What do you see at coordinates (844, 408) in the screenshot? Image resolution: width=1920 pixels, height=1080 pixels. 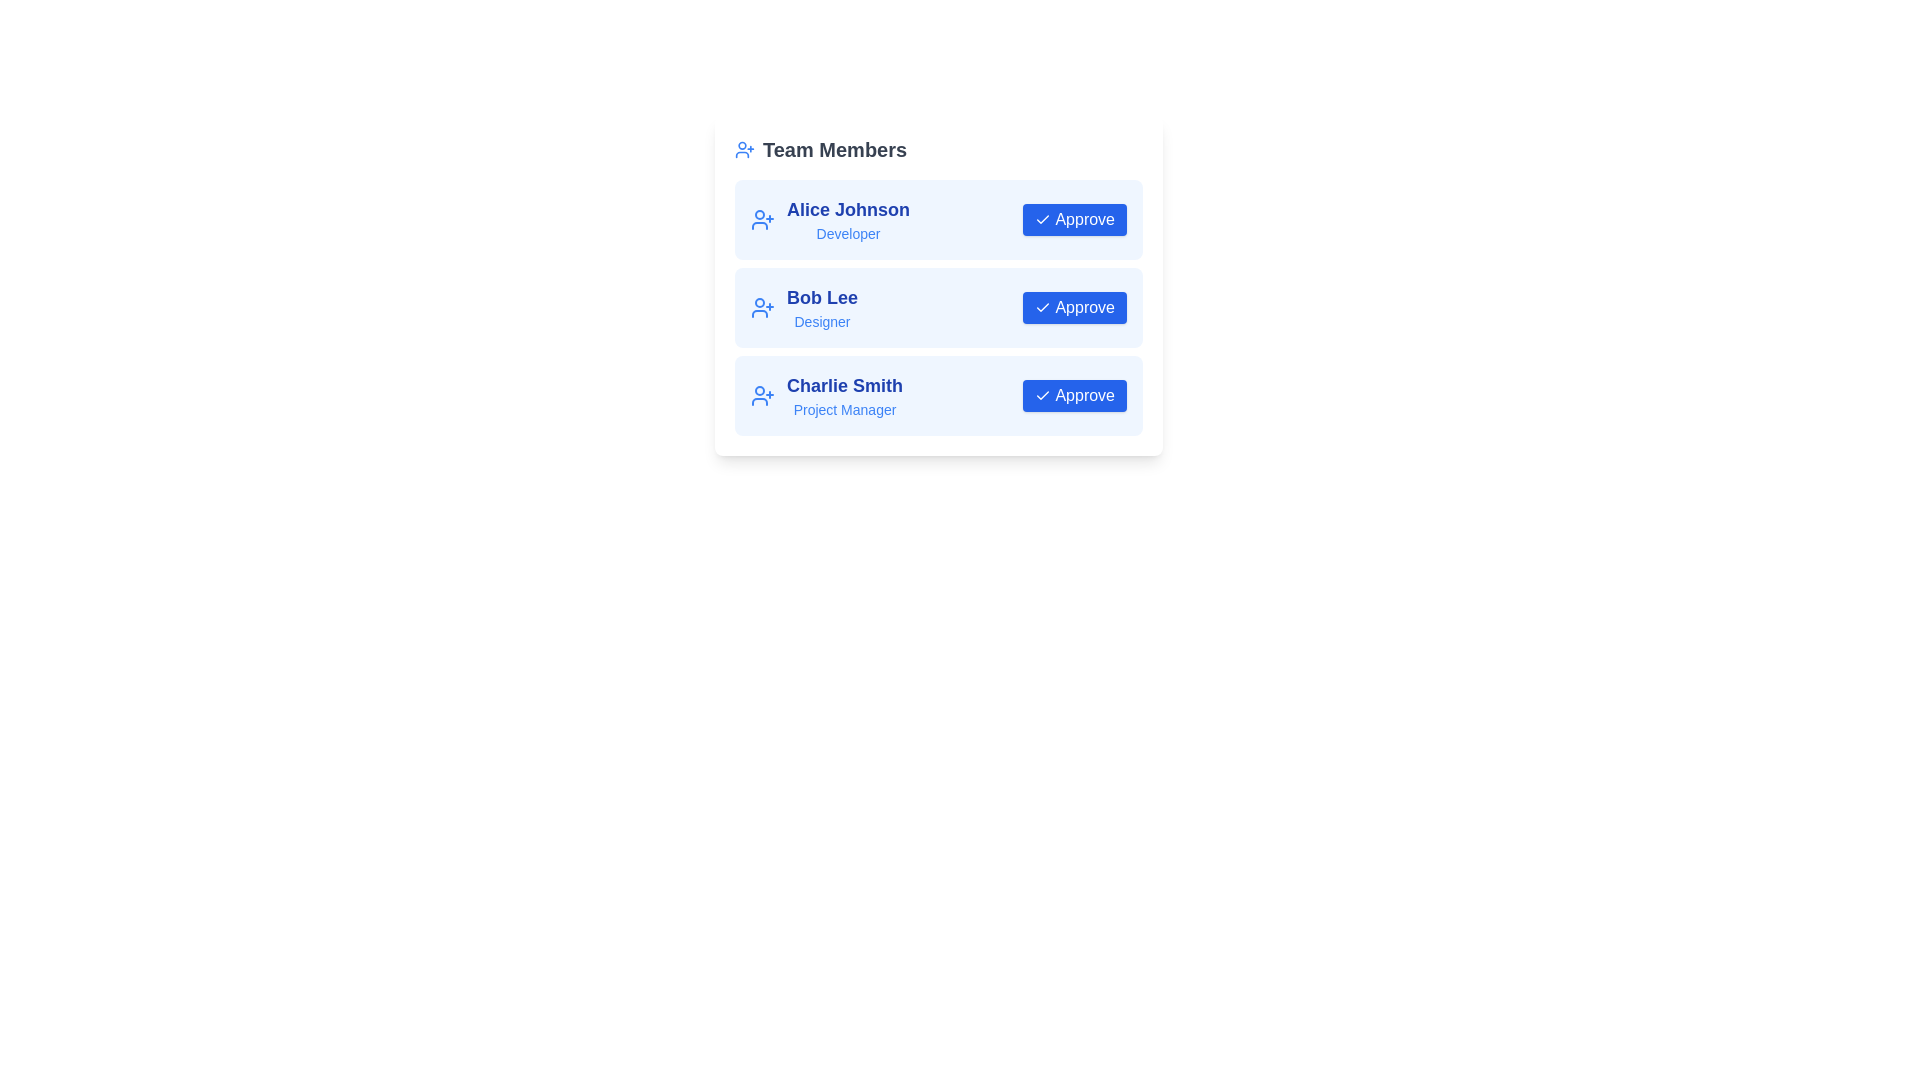 I see `the text label displaying the job title 'Project Manager' associated with 'Charlie Smith', located beneath the name in the 'Team Members' list` at bounding box center [844, 408].